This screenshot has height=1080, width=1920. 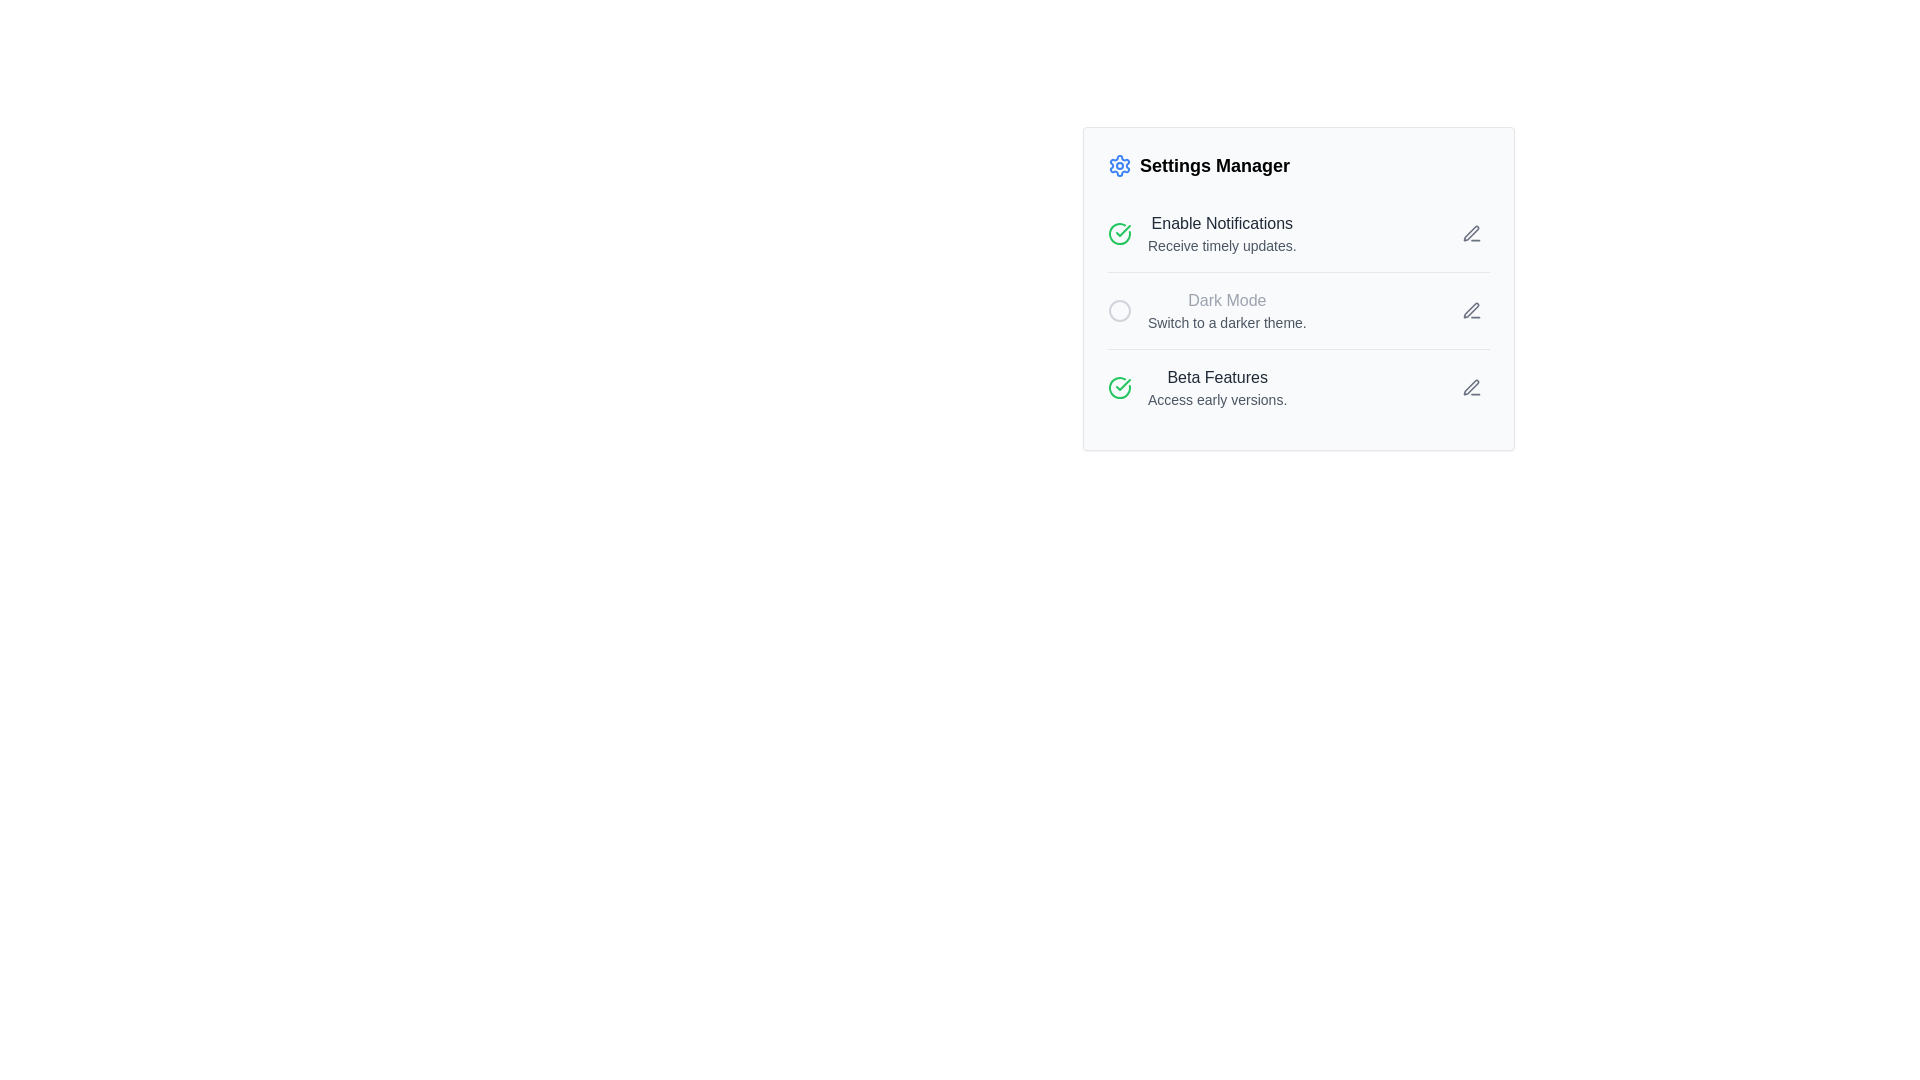 I want to click on information displayed in the 'Enable Notifications' text block, which consists of a prominent title and a descriptive line aligned vertically within the 'Settings Manager' panel, so click(x=1221, y=233).